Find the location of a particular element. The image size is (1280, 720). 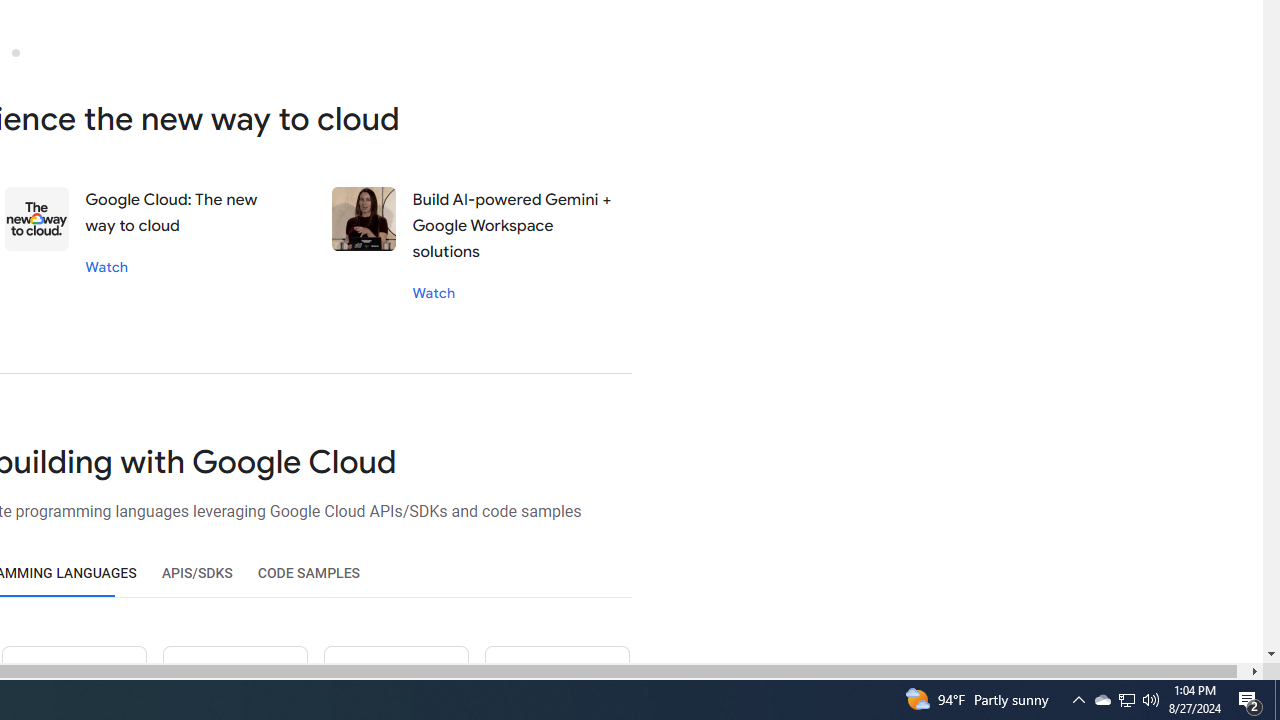

'Ruby icon' is located at coordinates (235, 681).